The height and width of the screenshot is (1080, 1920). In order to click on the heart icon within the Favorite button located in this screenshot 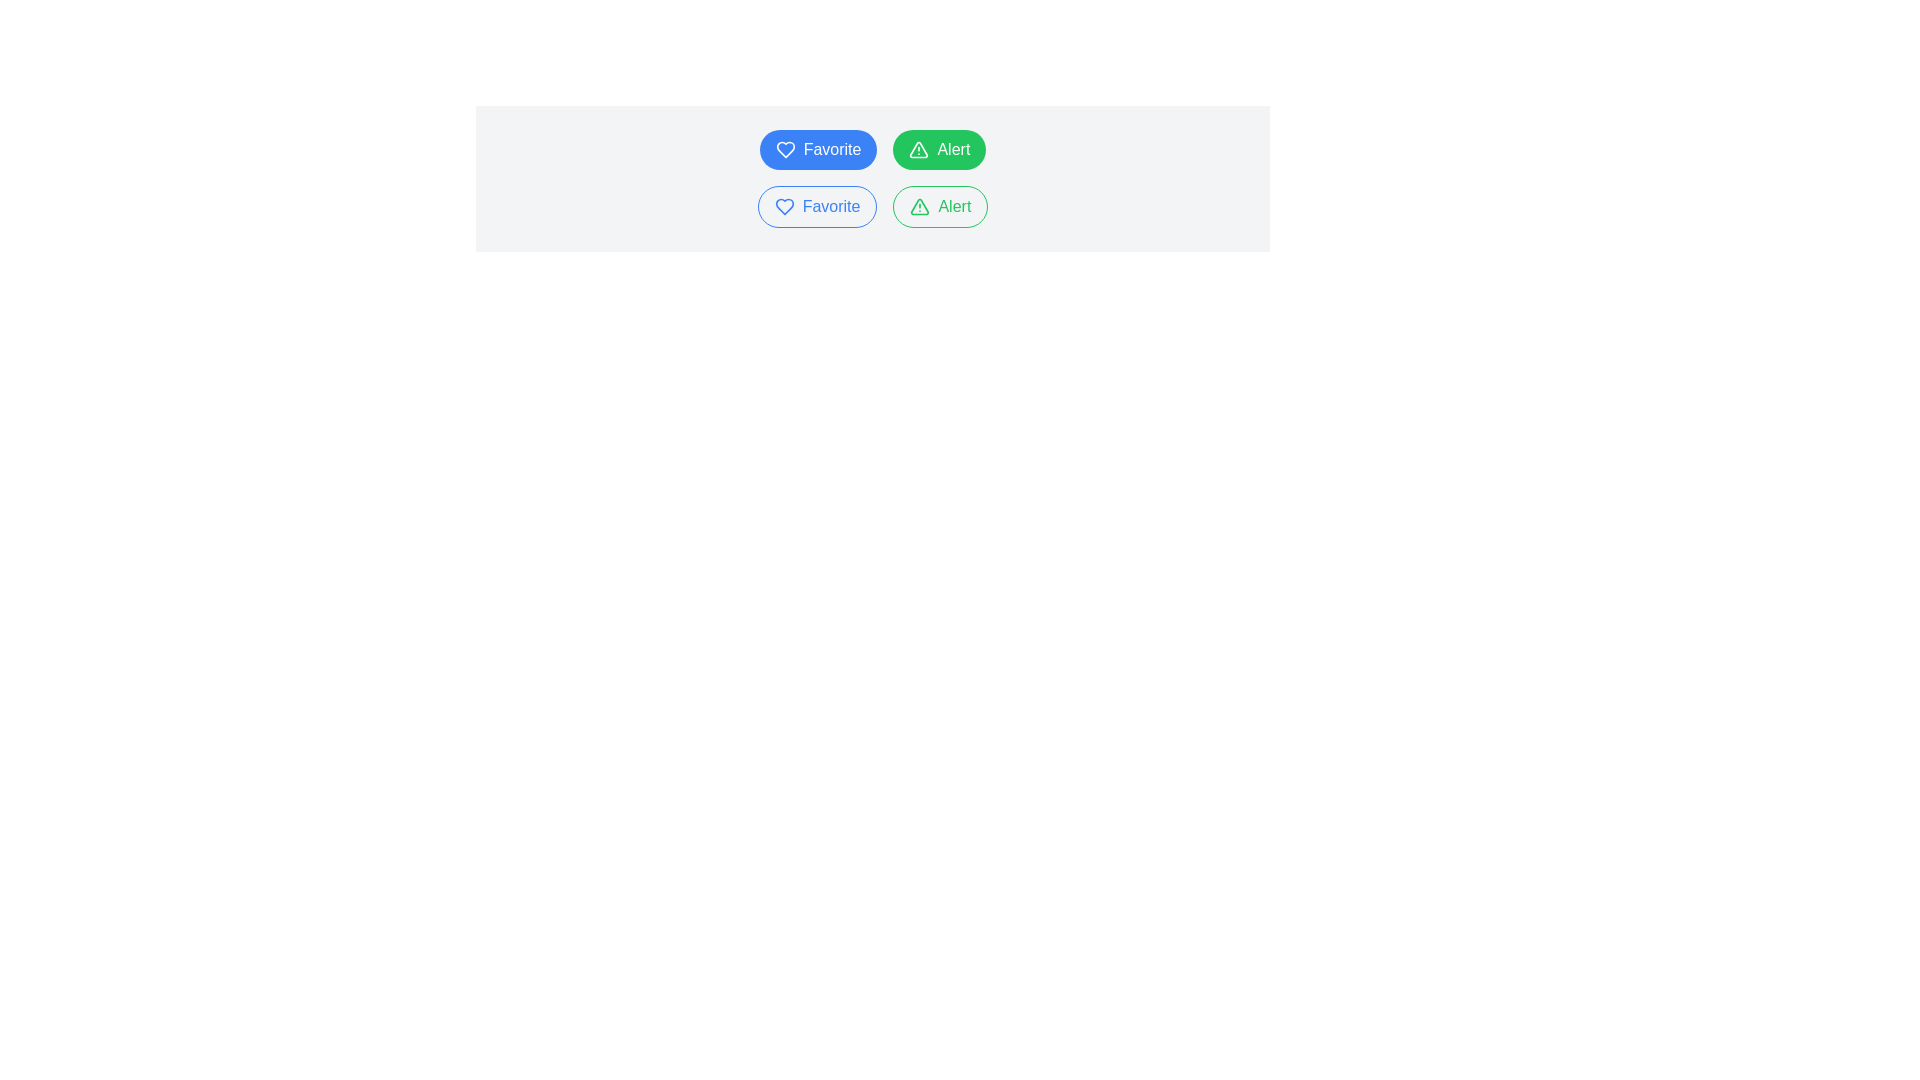, I will do `click(783, 207)`.